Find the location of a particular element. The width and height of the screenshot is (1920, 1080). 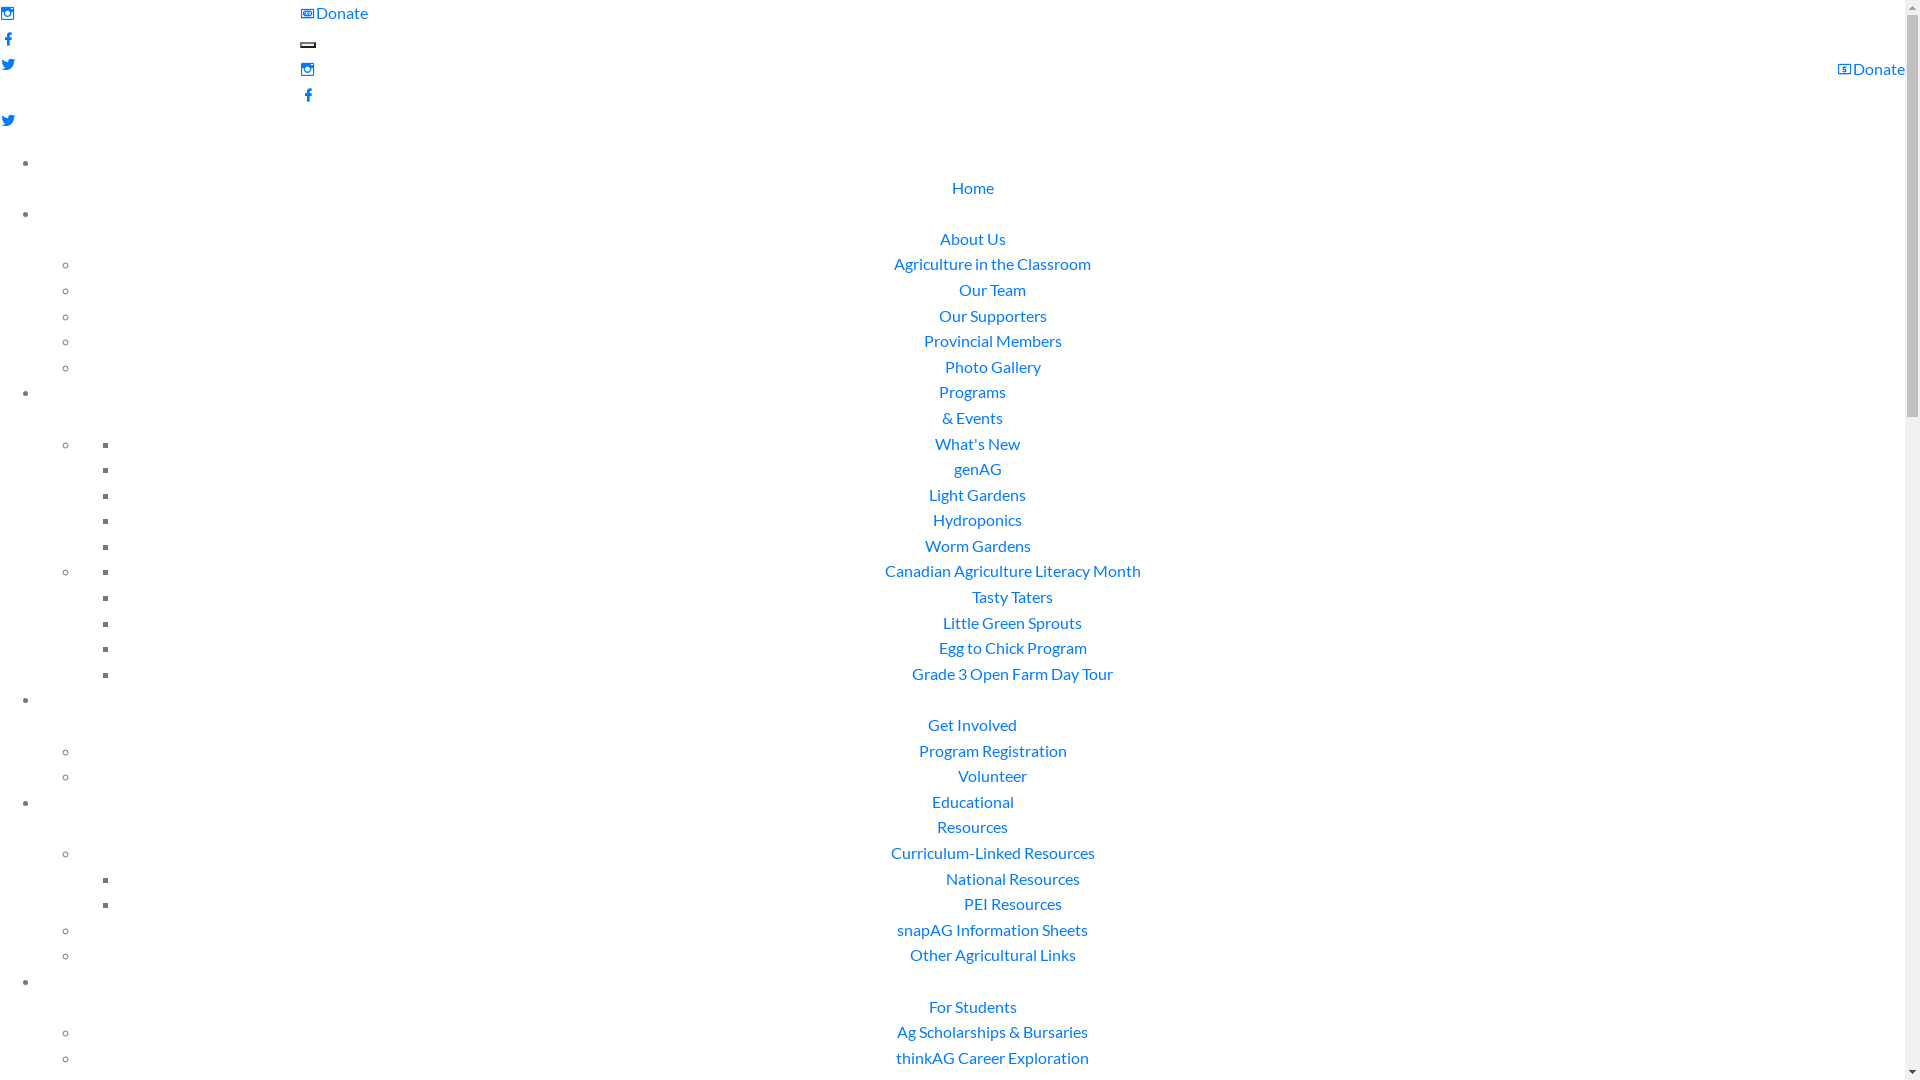

'Educational is located at coordinates (930, 814).